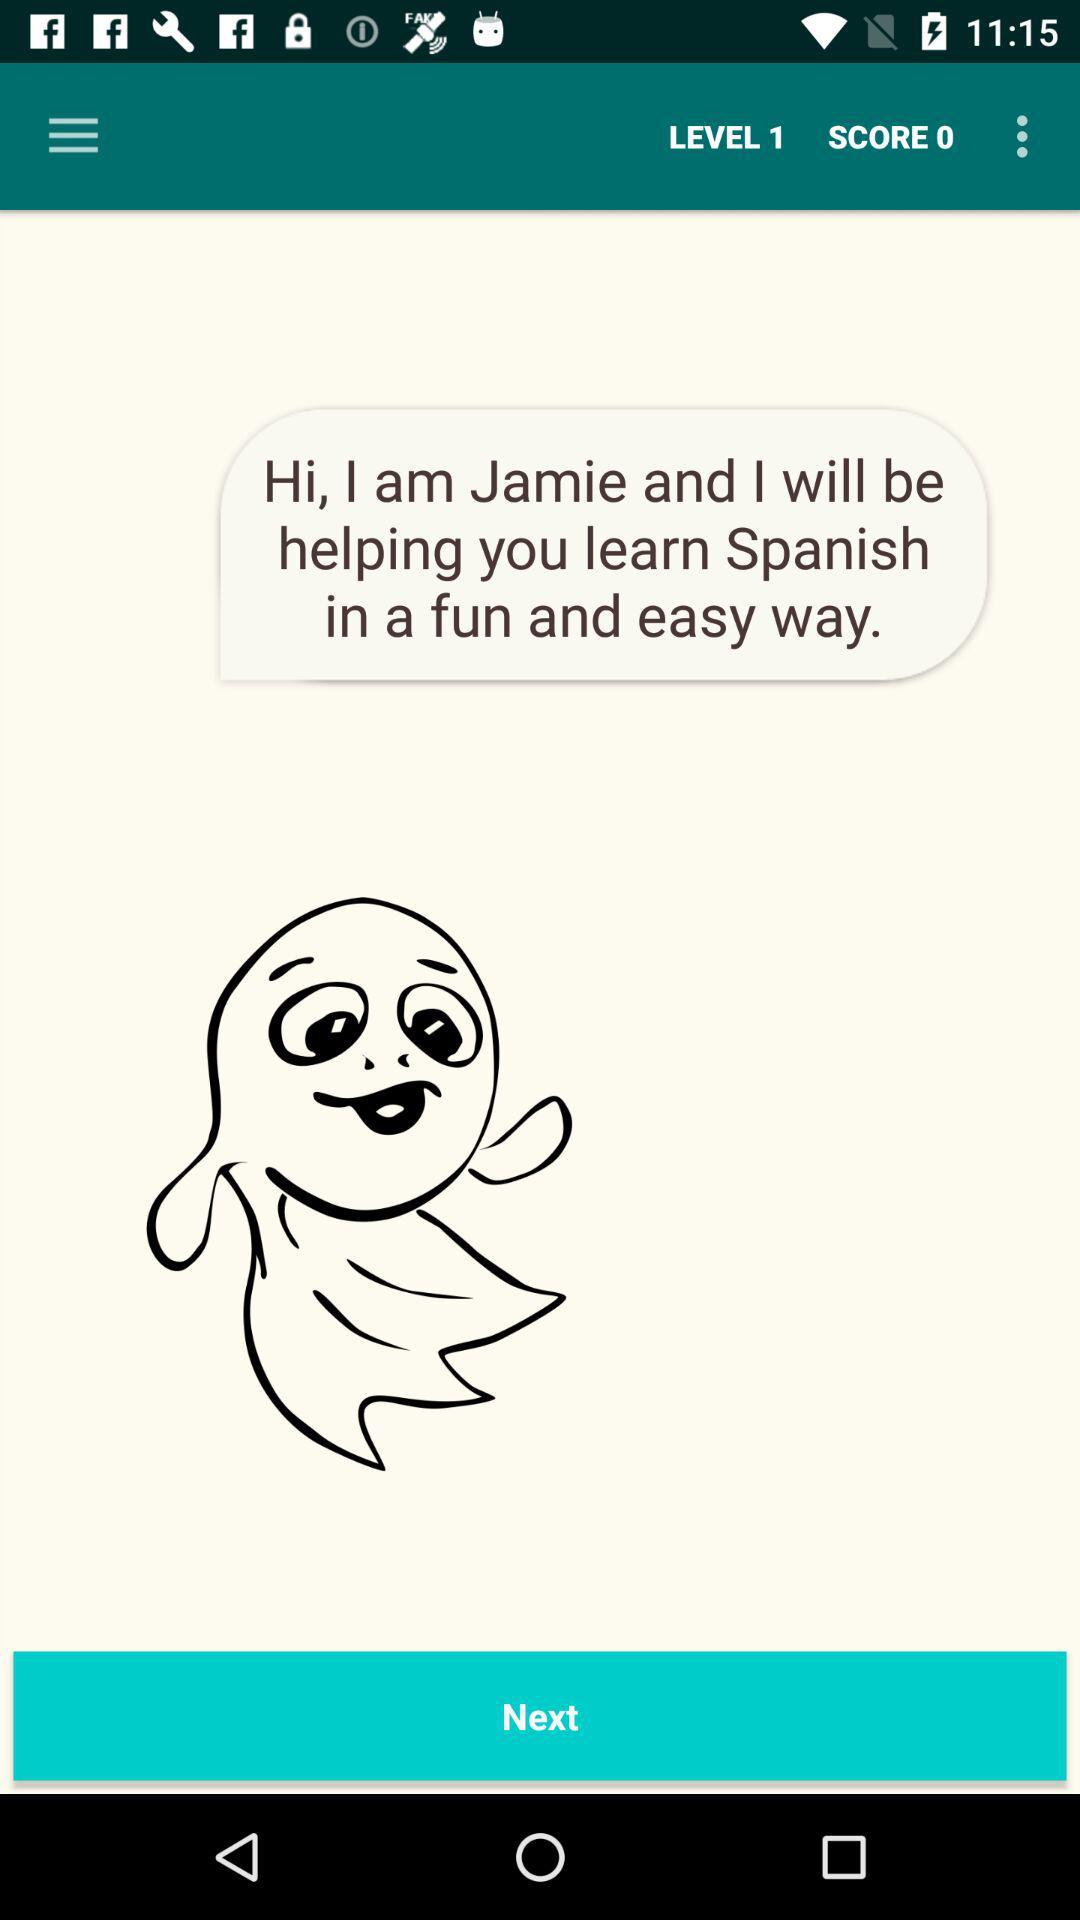 This screenshot has width=1080, height=1920. I want to click on the next, so click(540, 1714).